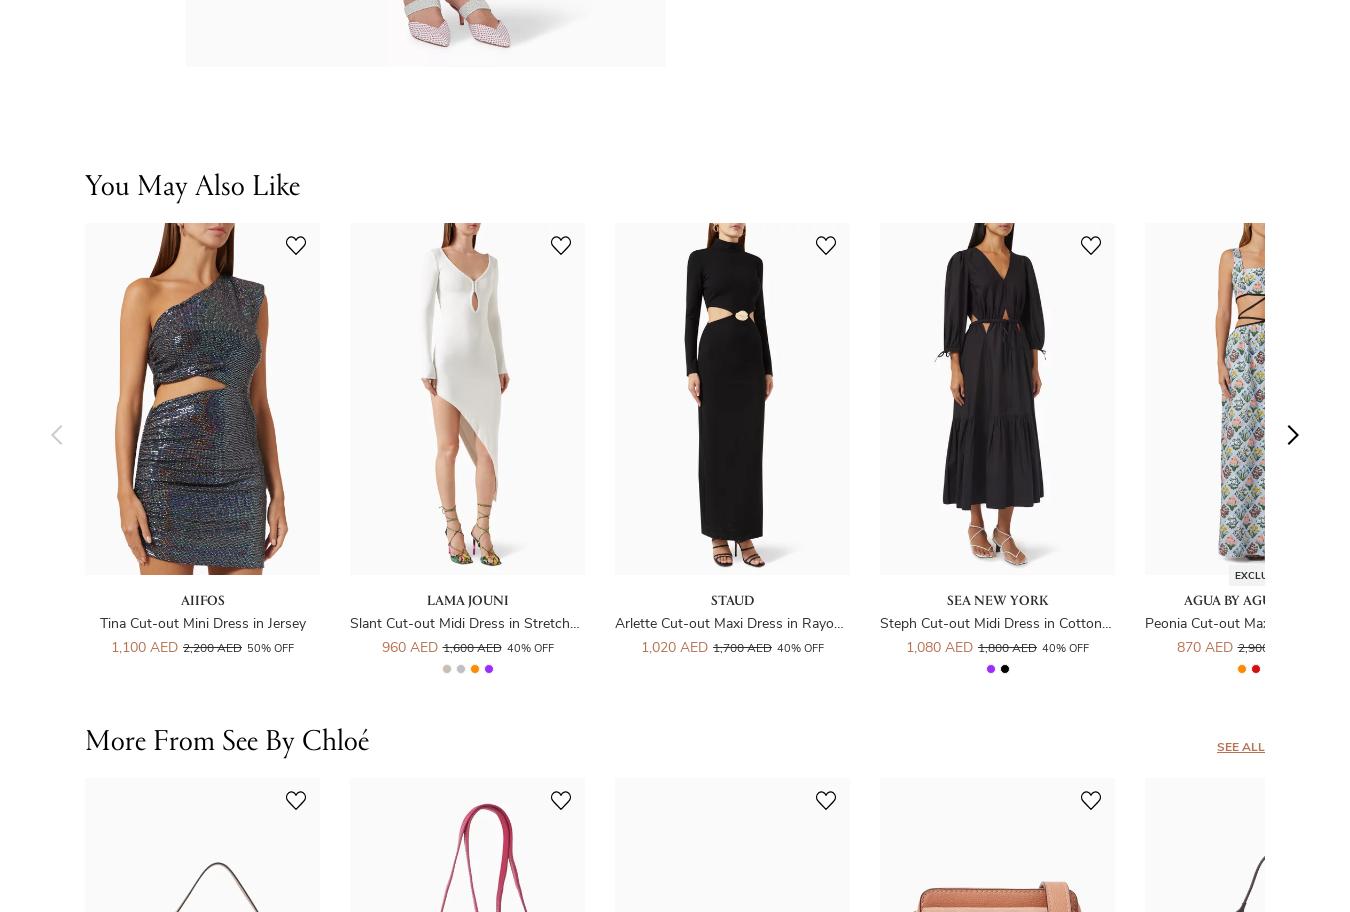  What do you see at coordinates (269, 647) in the screenshot?
I see `'50% OFF'` at bounding box center [269, 647].